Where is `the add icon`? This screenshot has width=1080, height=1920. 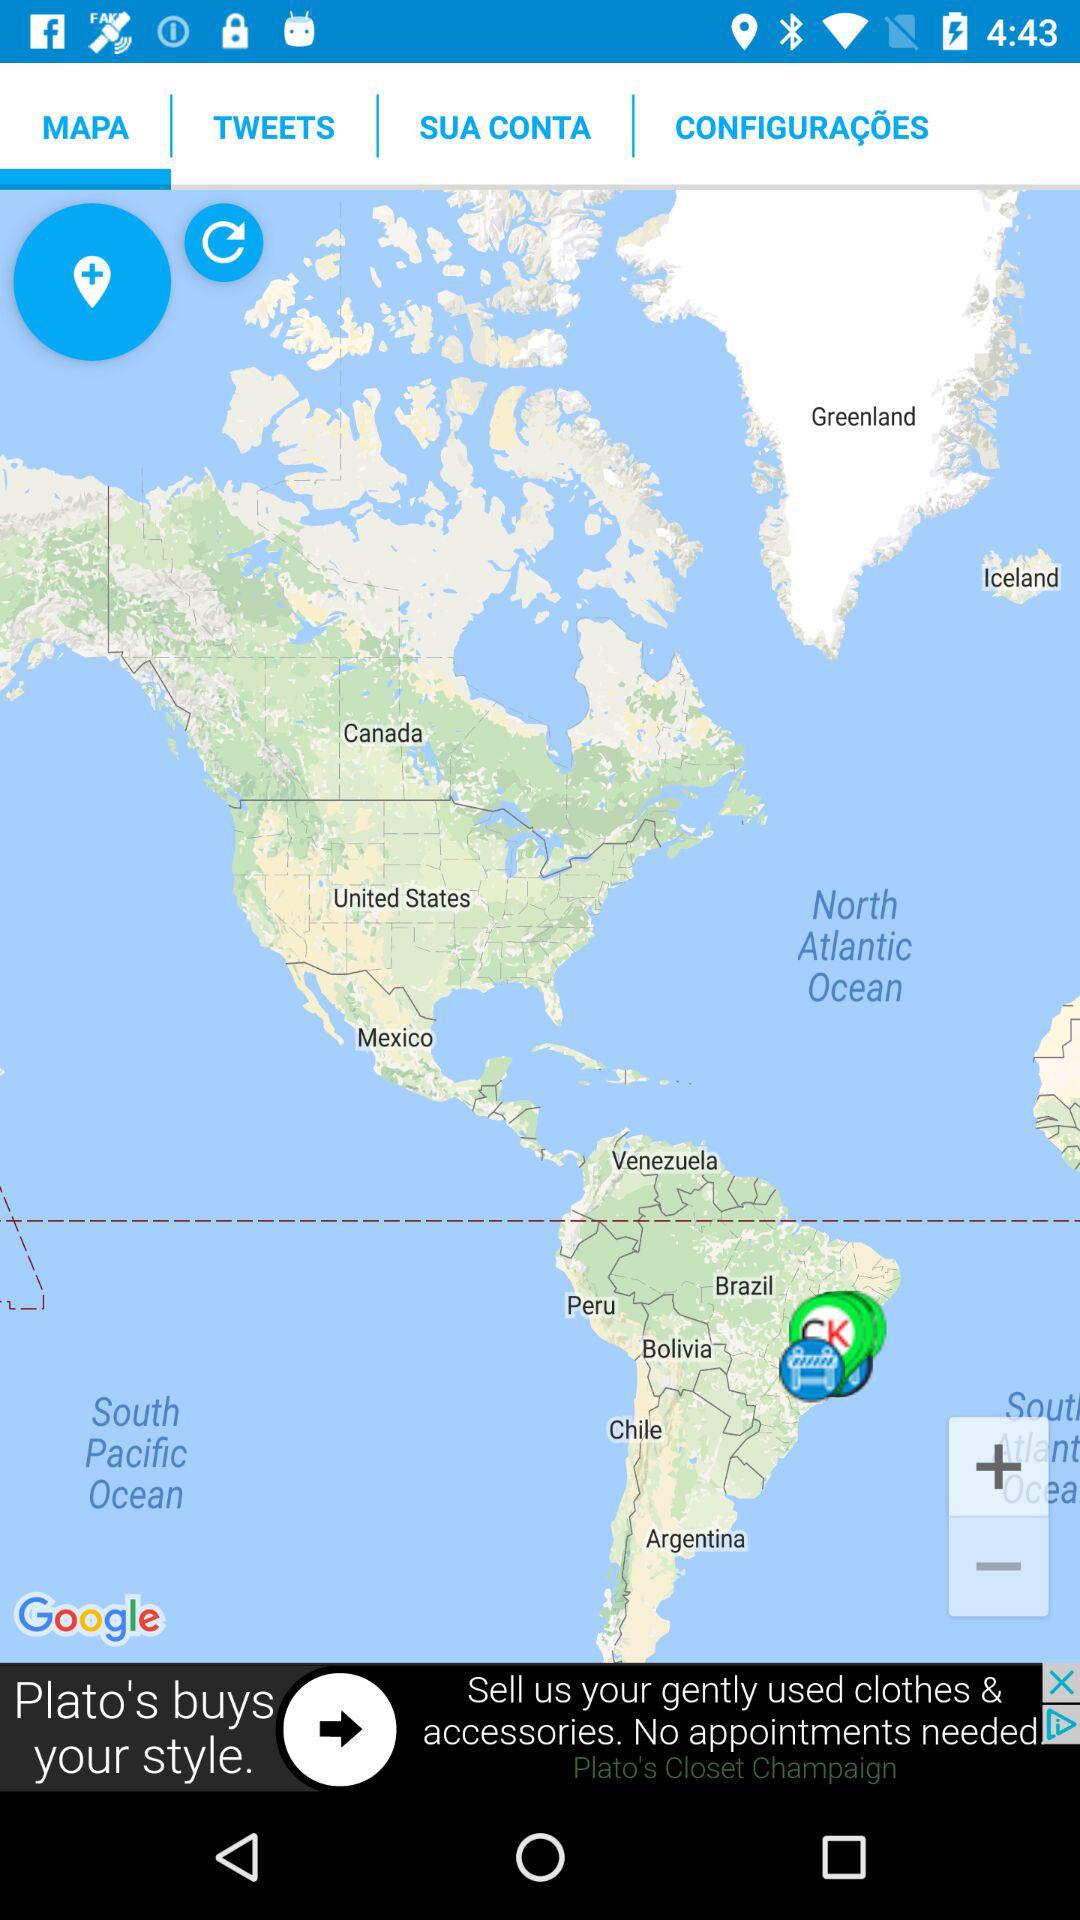 the add icon is located at coordinates (998, 1464).